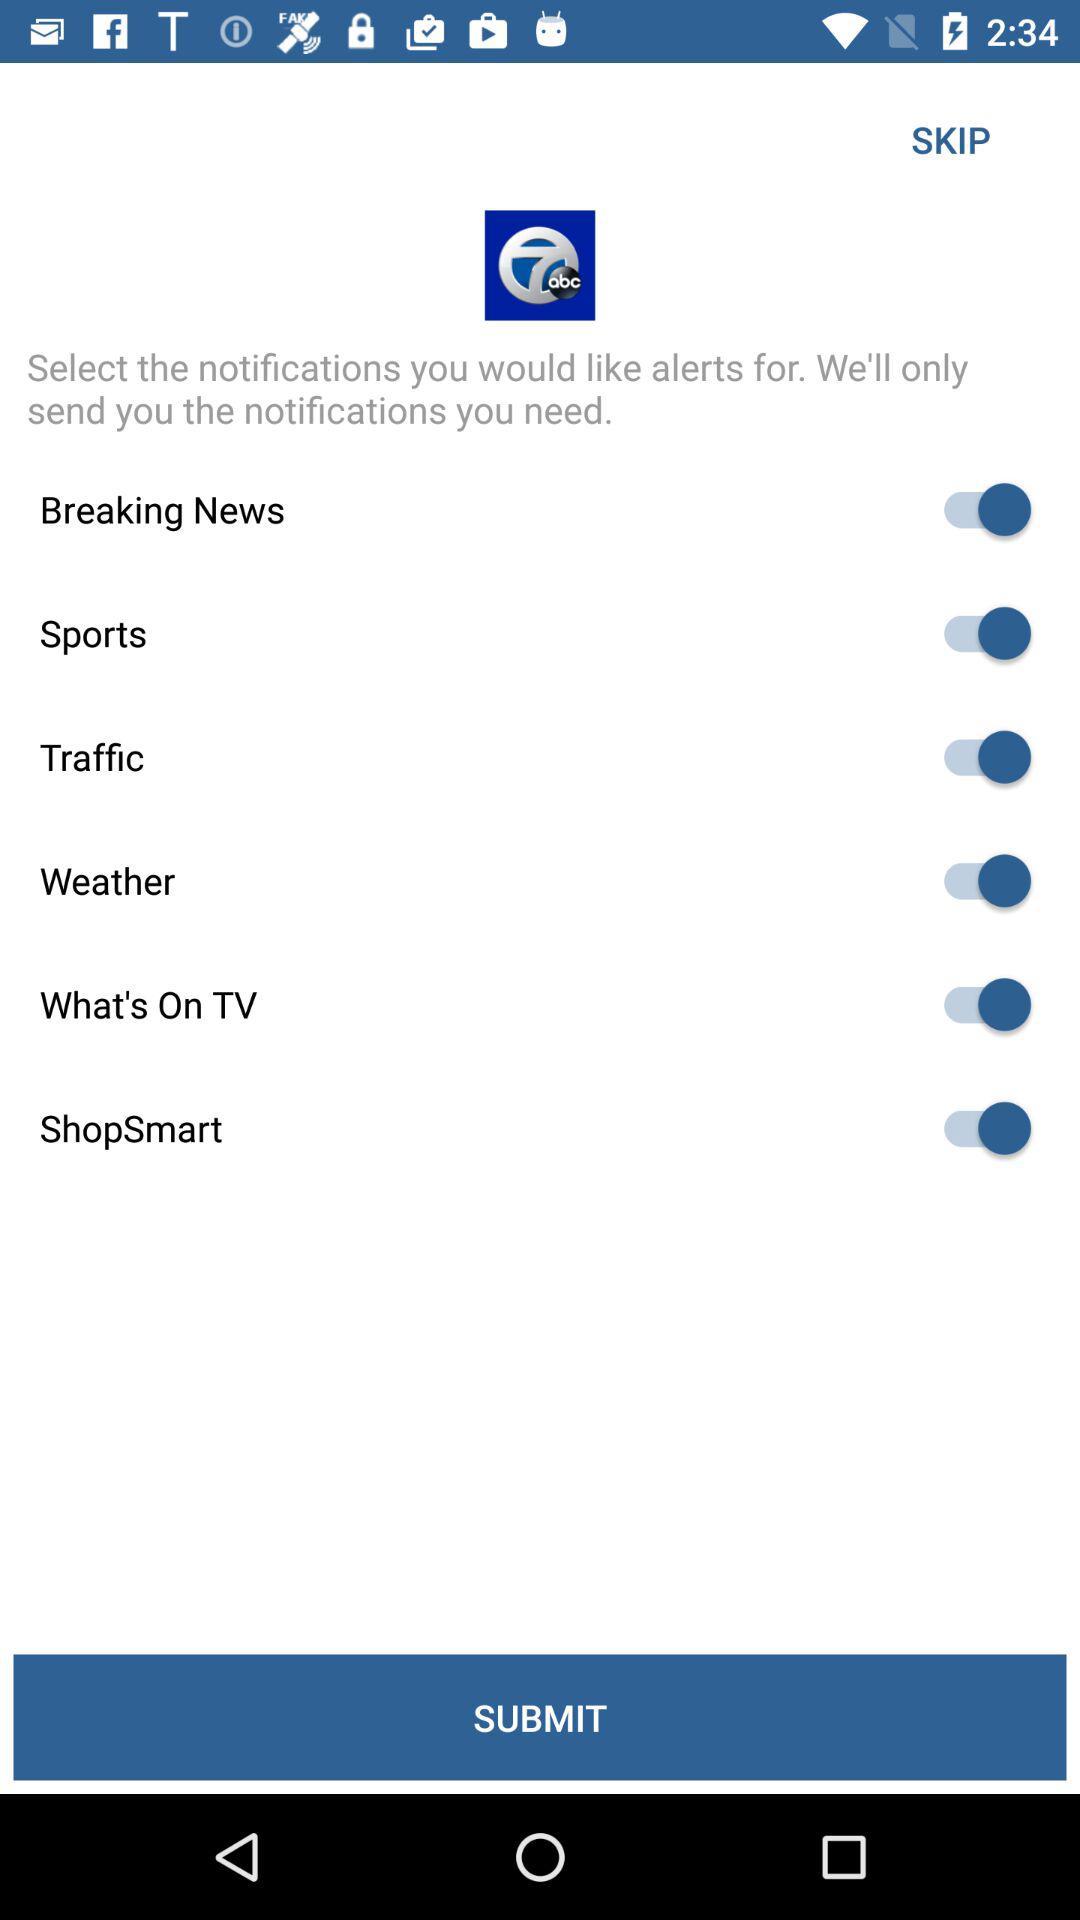 This screenshot has height=1920, width=1080. I want to click on favorite, so click(977, 632).